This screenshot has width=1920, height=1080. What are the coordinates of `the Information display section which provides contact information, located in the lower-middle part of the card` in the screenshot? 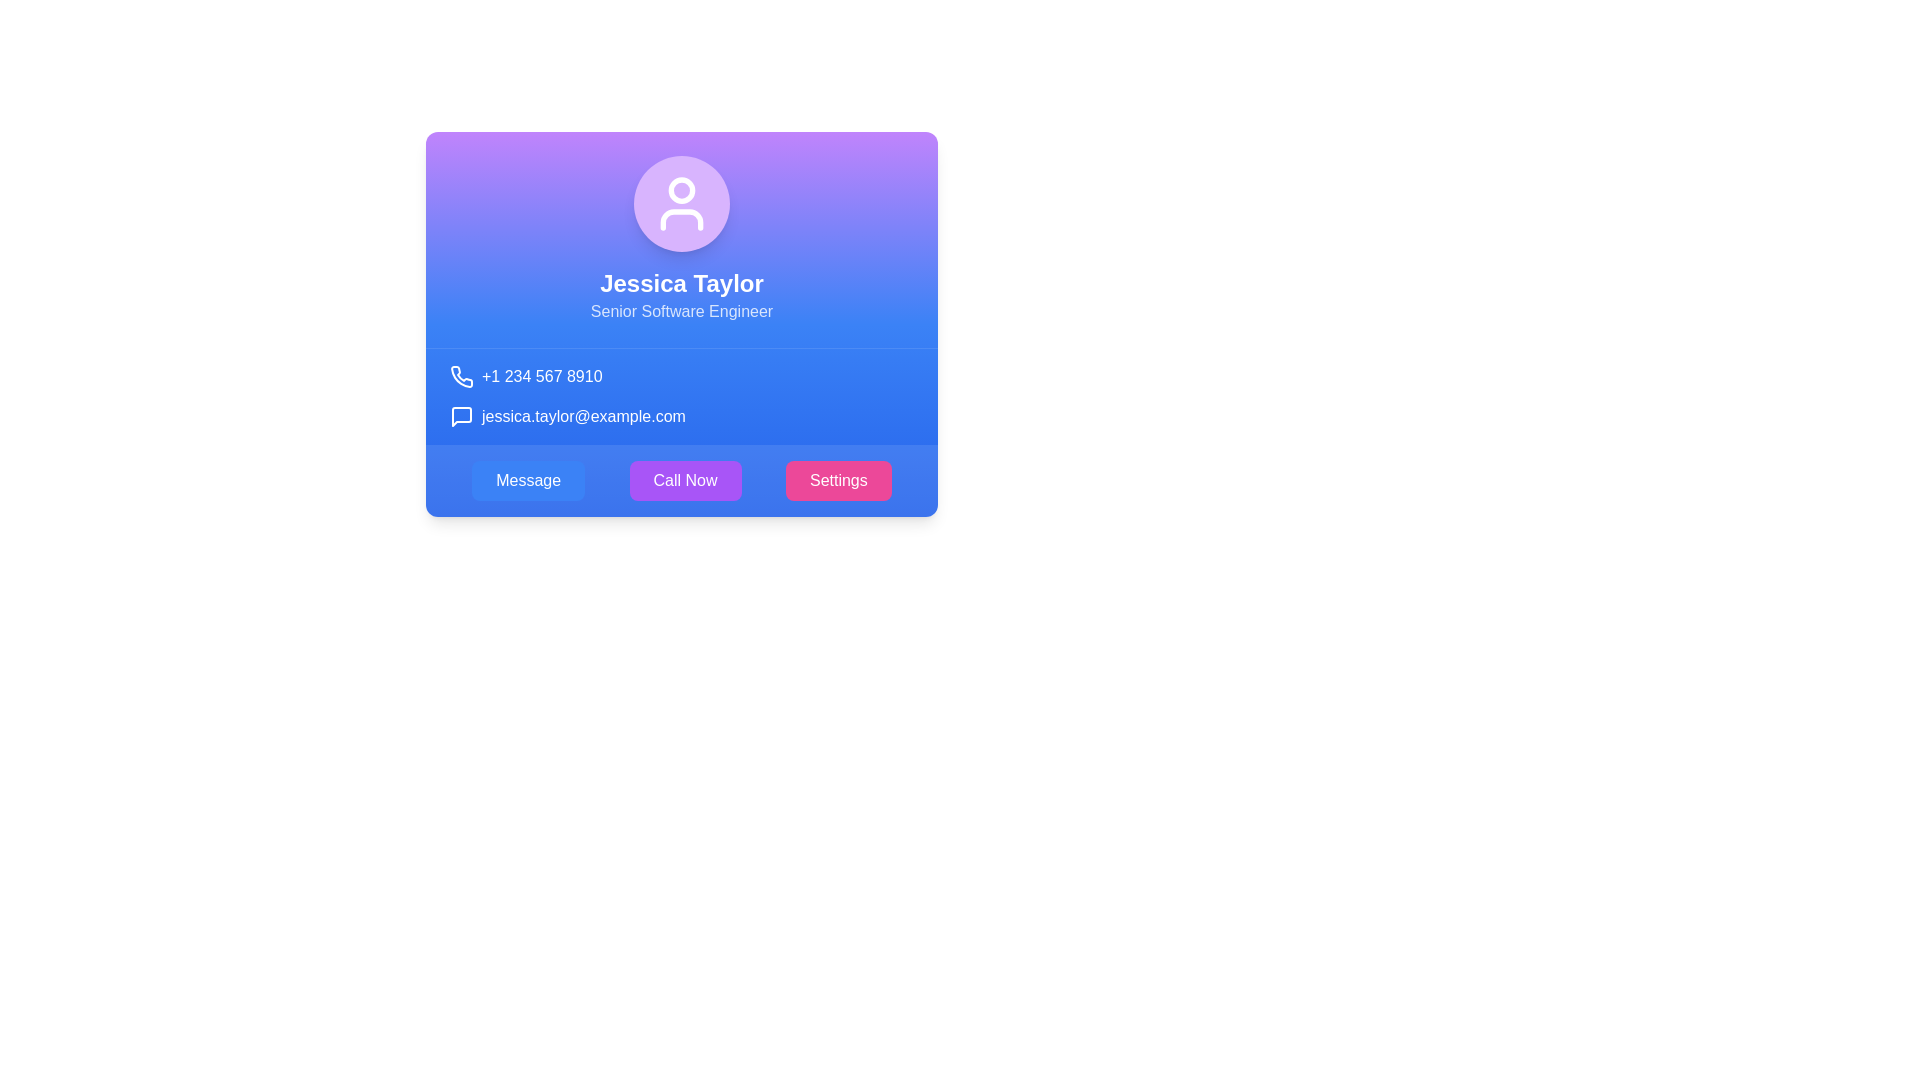 It's located at (681, 396).